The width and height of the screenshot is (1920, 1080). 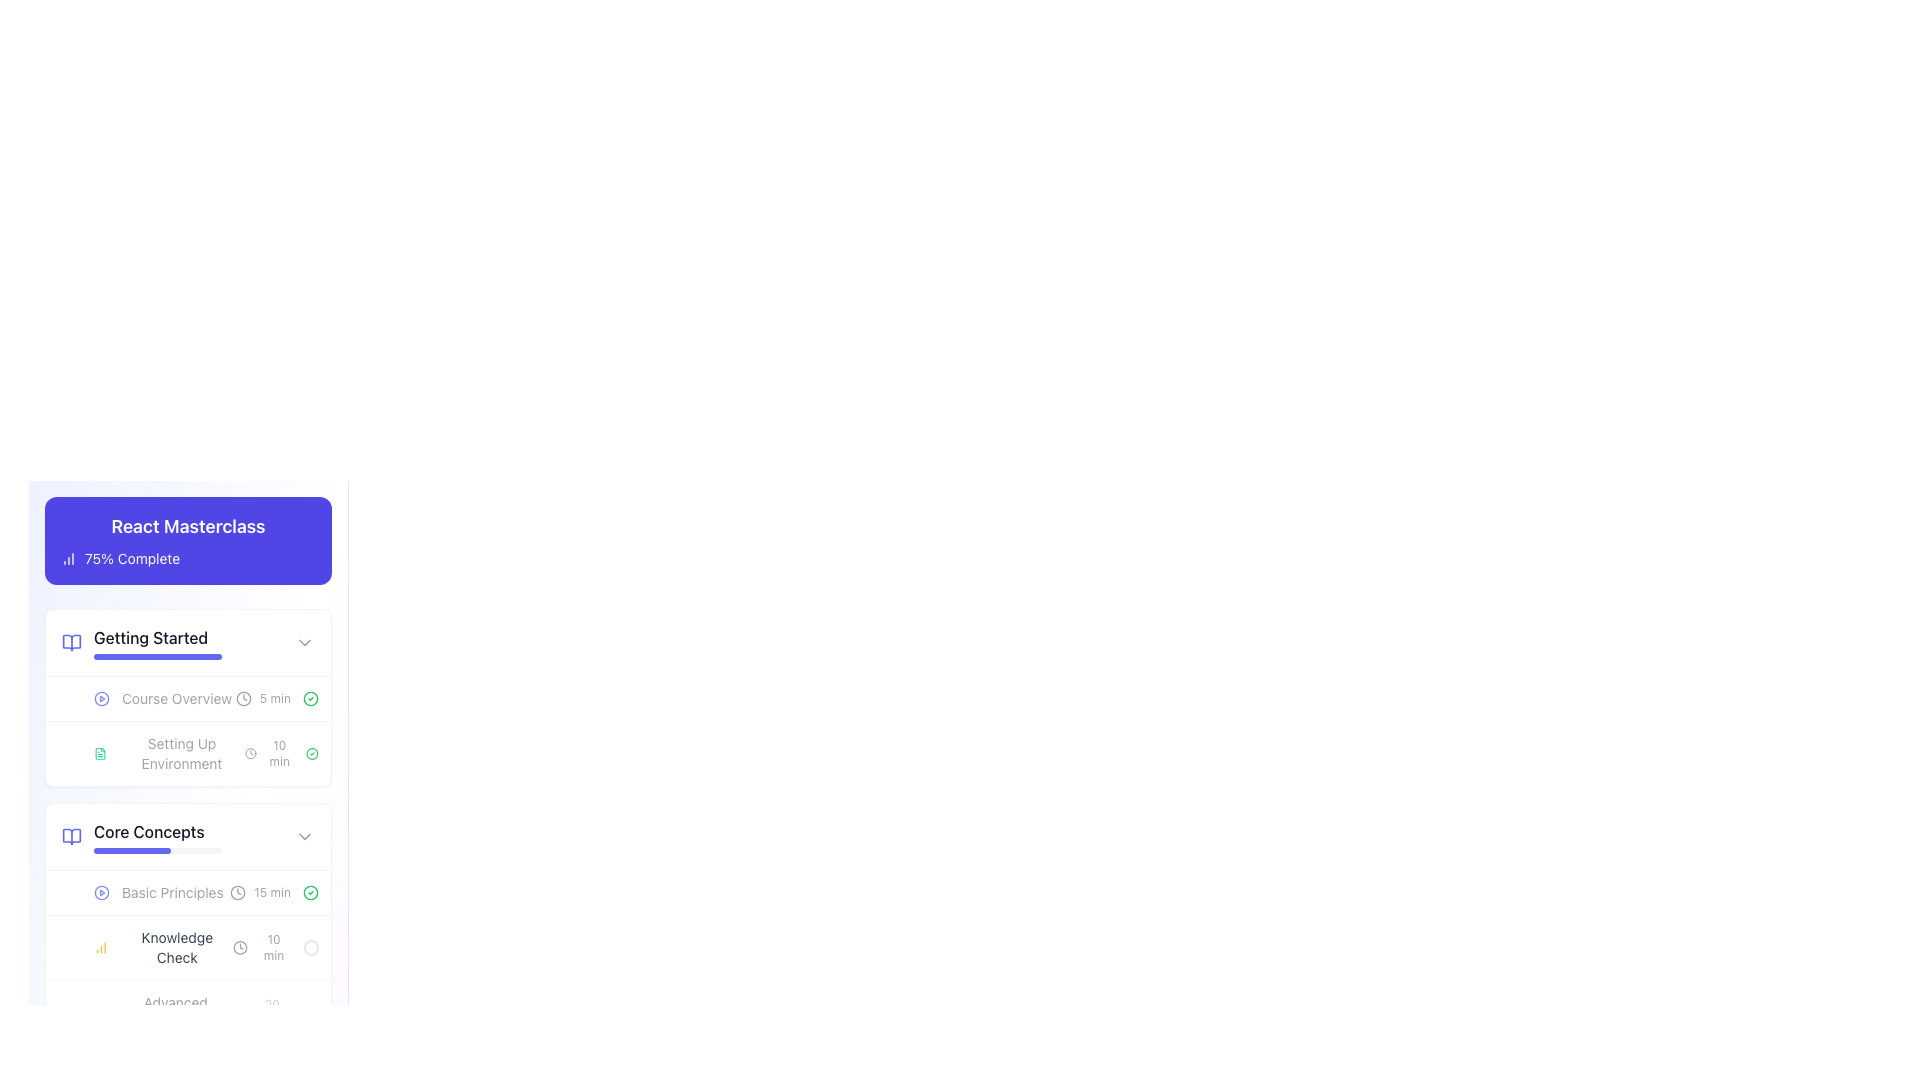 I want to click on the circular clock icon with a thin outline located in the 'Getting Started' section, to the left of the text '5 min', so click(x=242, y=697).